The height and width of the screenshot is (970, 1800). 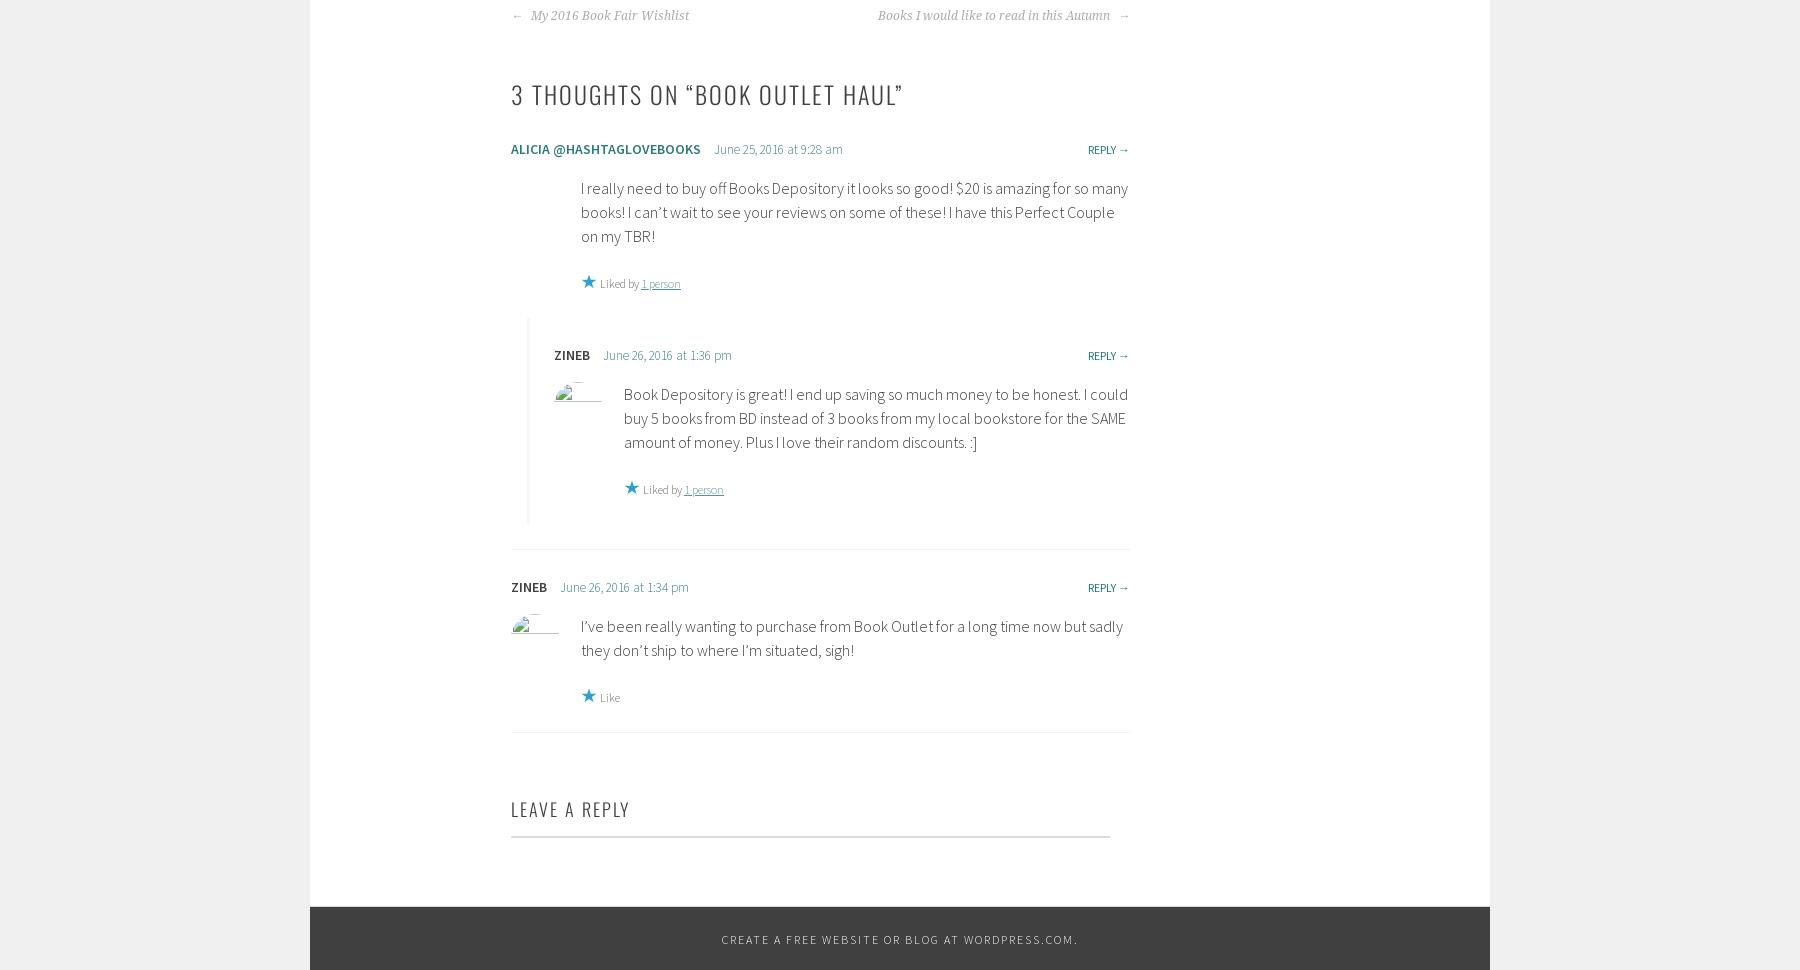 What do you see at coordinates (667, 354) in the screenshot?
I see `'June 26, 2016 at 1:36 pm'` at bounding box center [667, 354].